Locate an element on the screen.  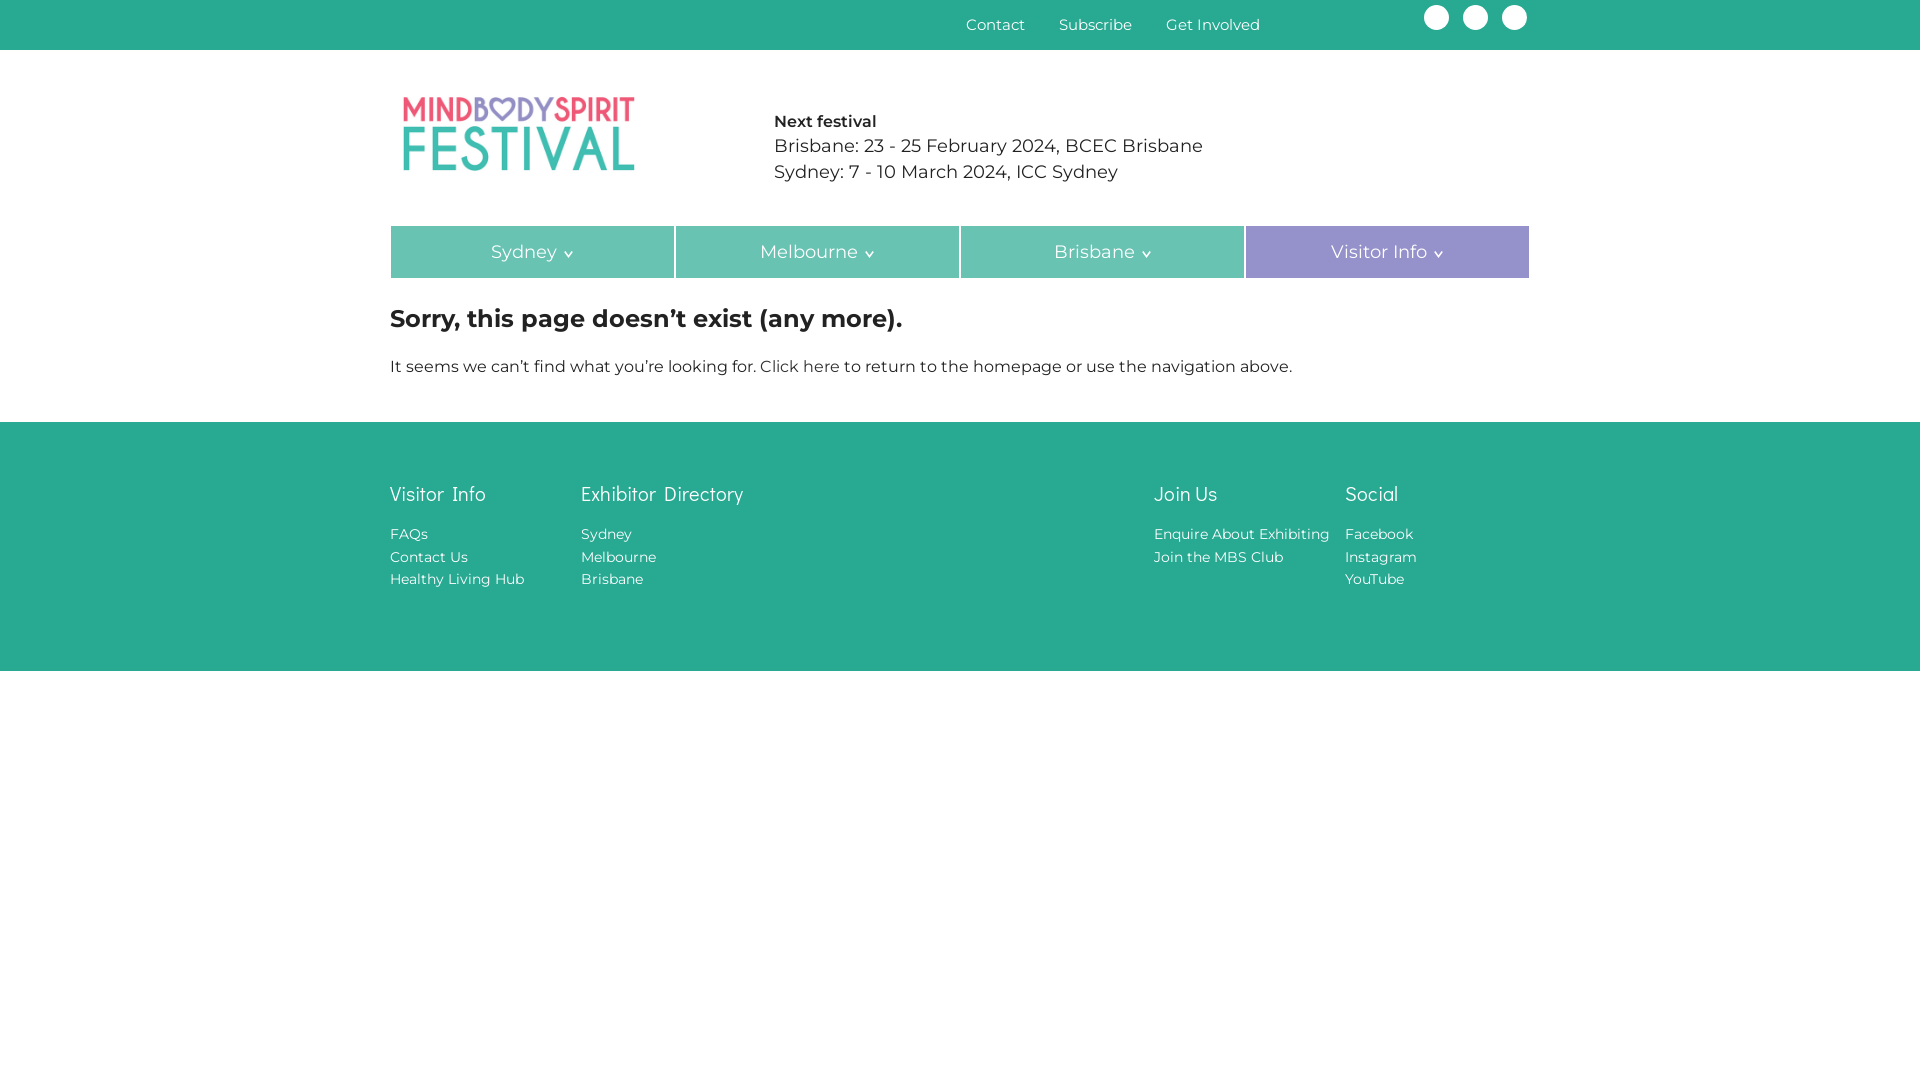
'Visitor Info' is located at coordinates (482, 493).